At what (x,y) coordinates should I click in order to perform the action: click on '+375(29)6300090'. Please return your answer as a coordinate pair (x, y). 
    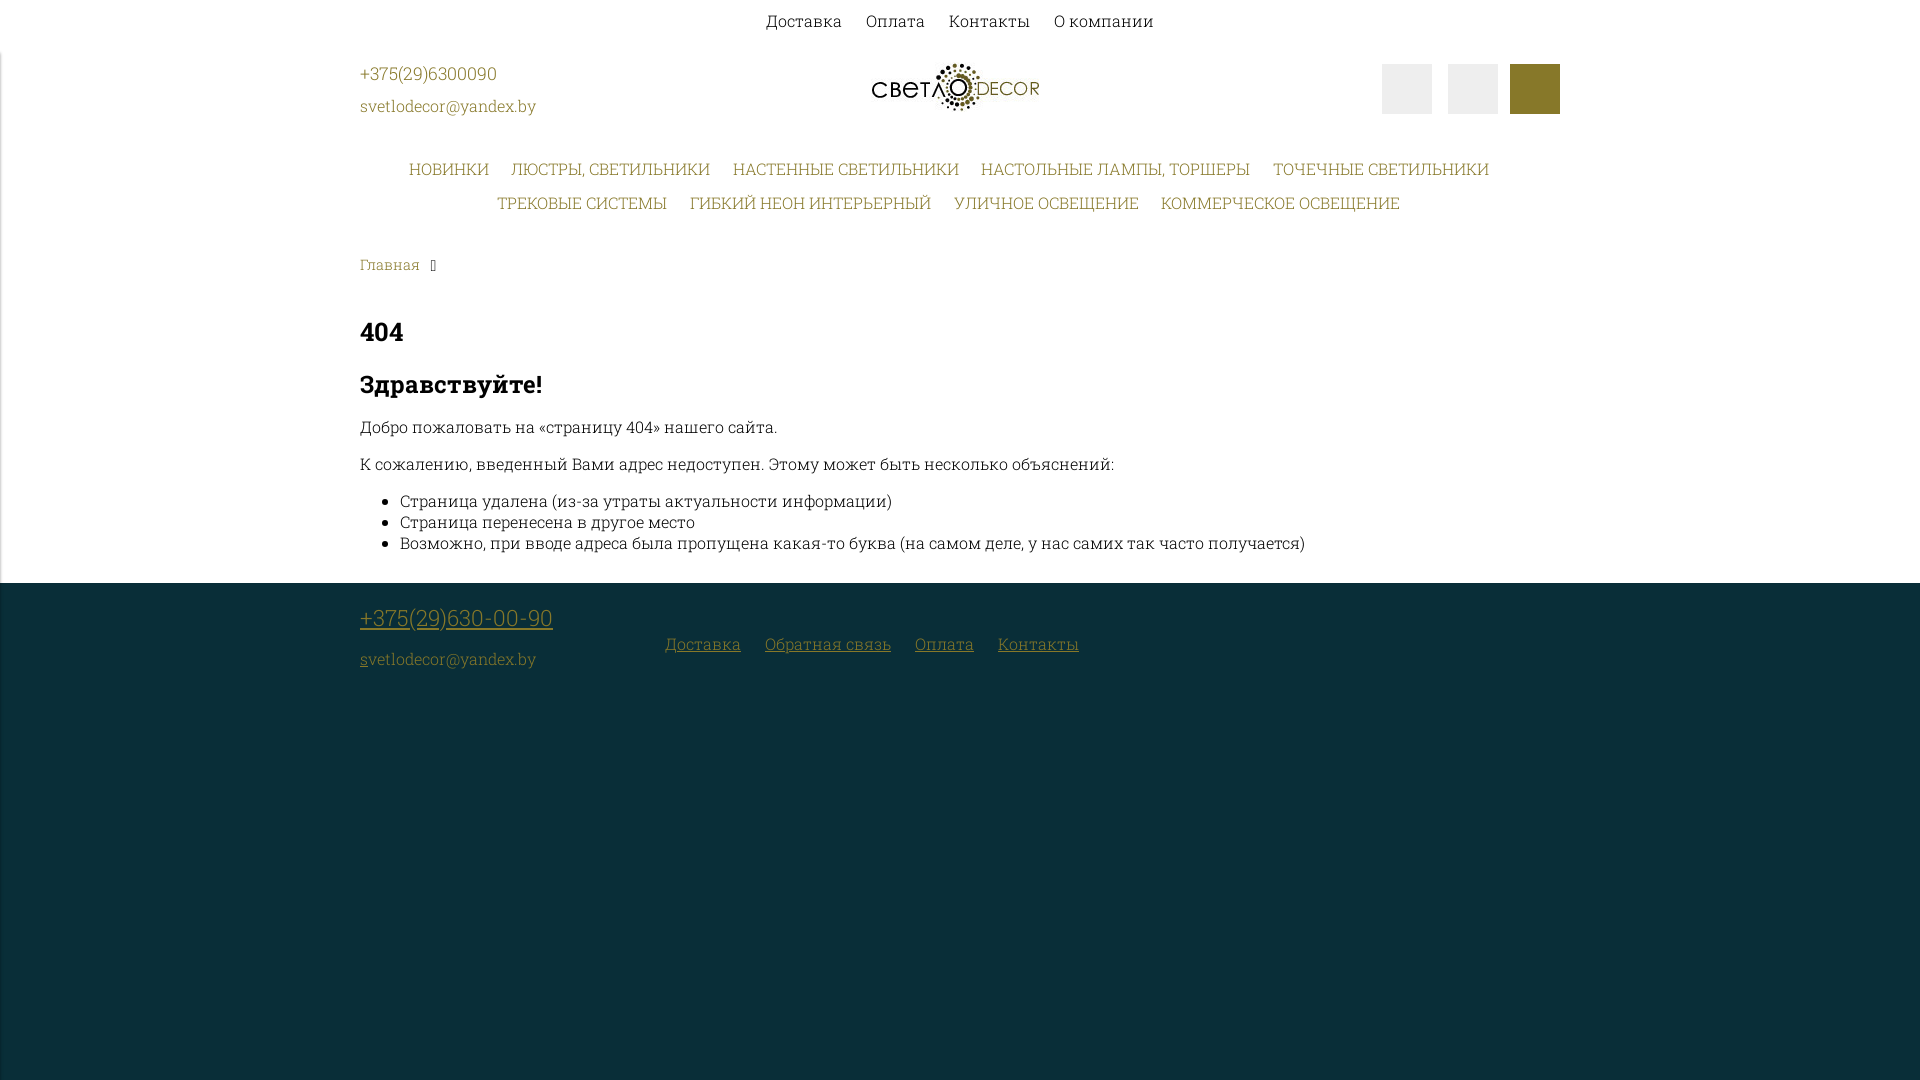
    Looking at the image, I should click on (427, 72).